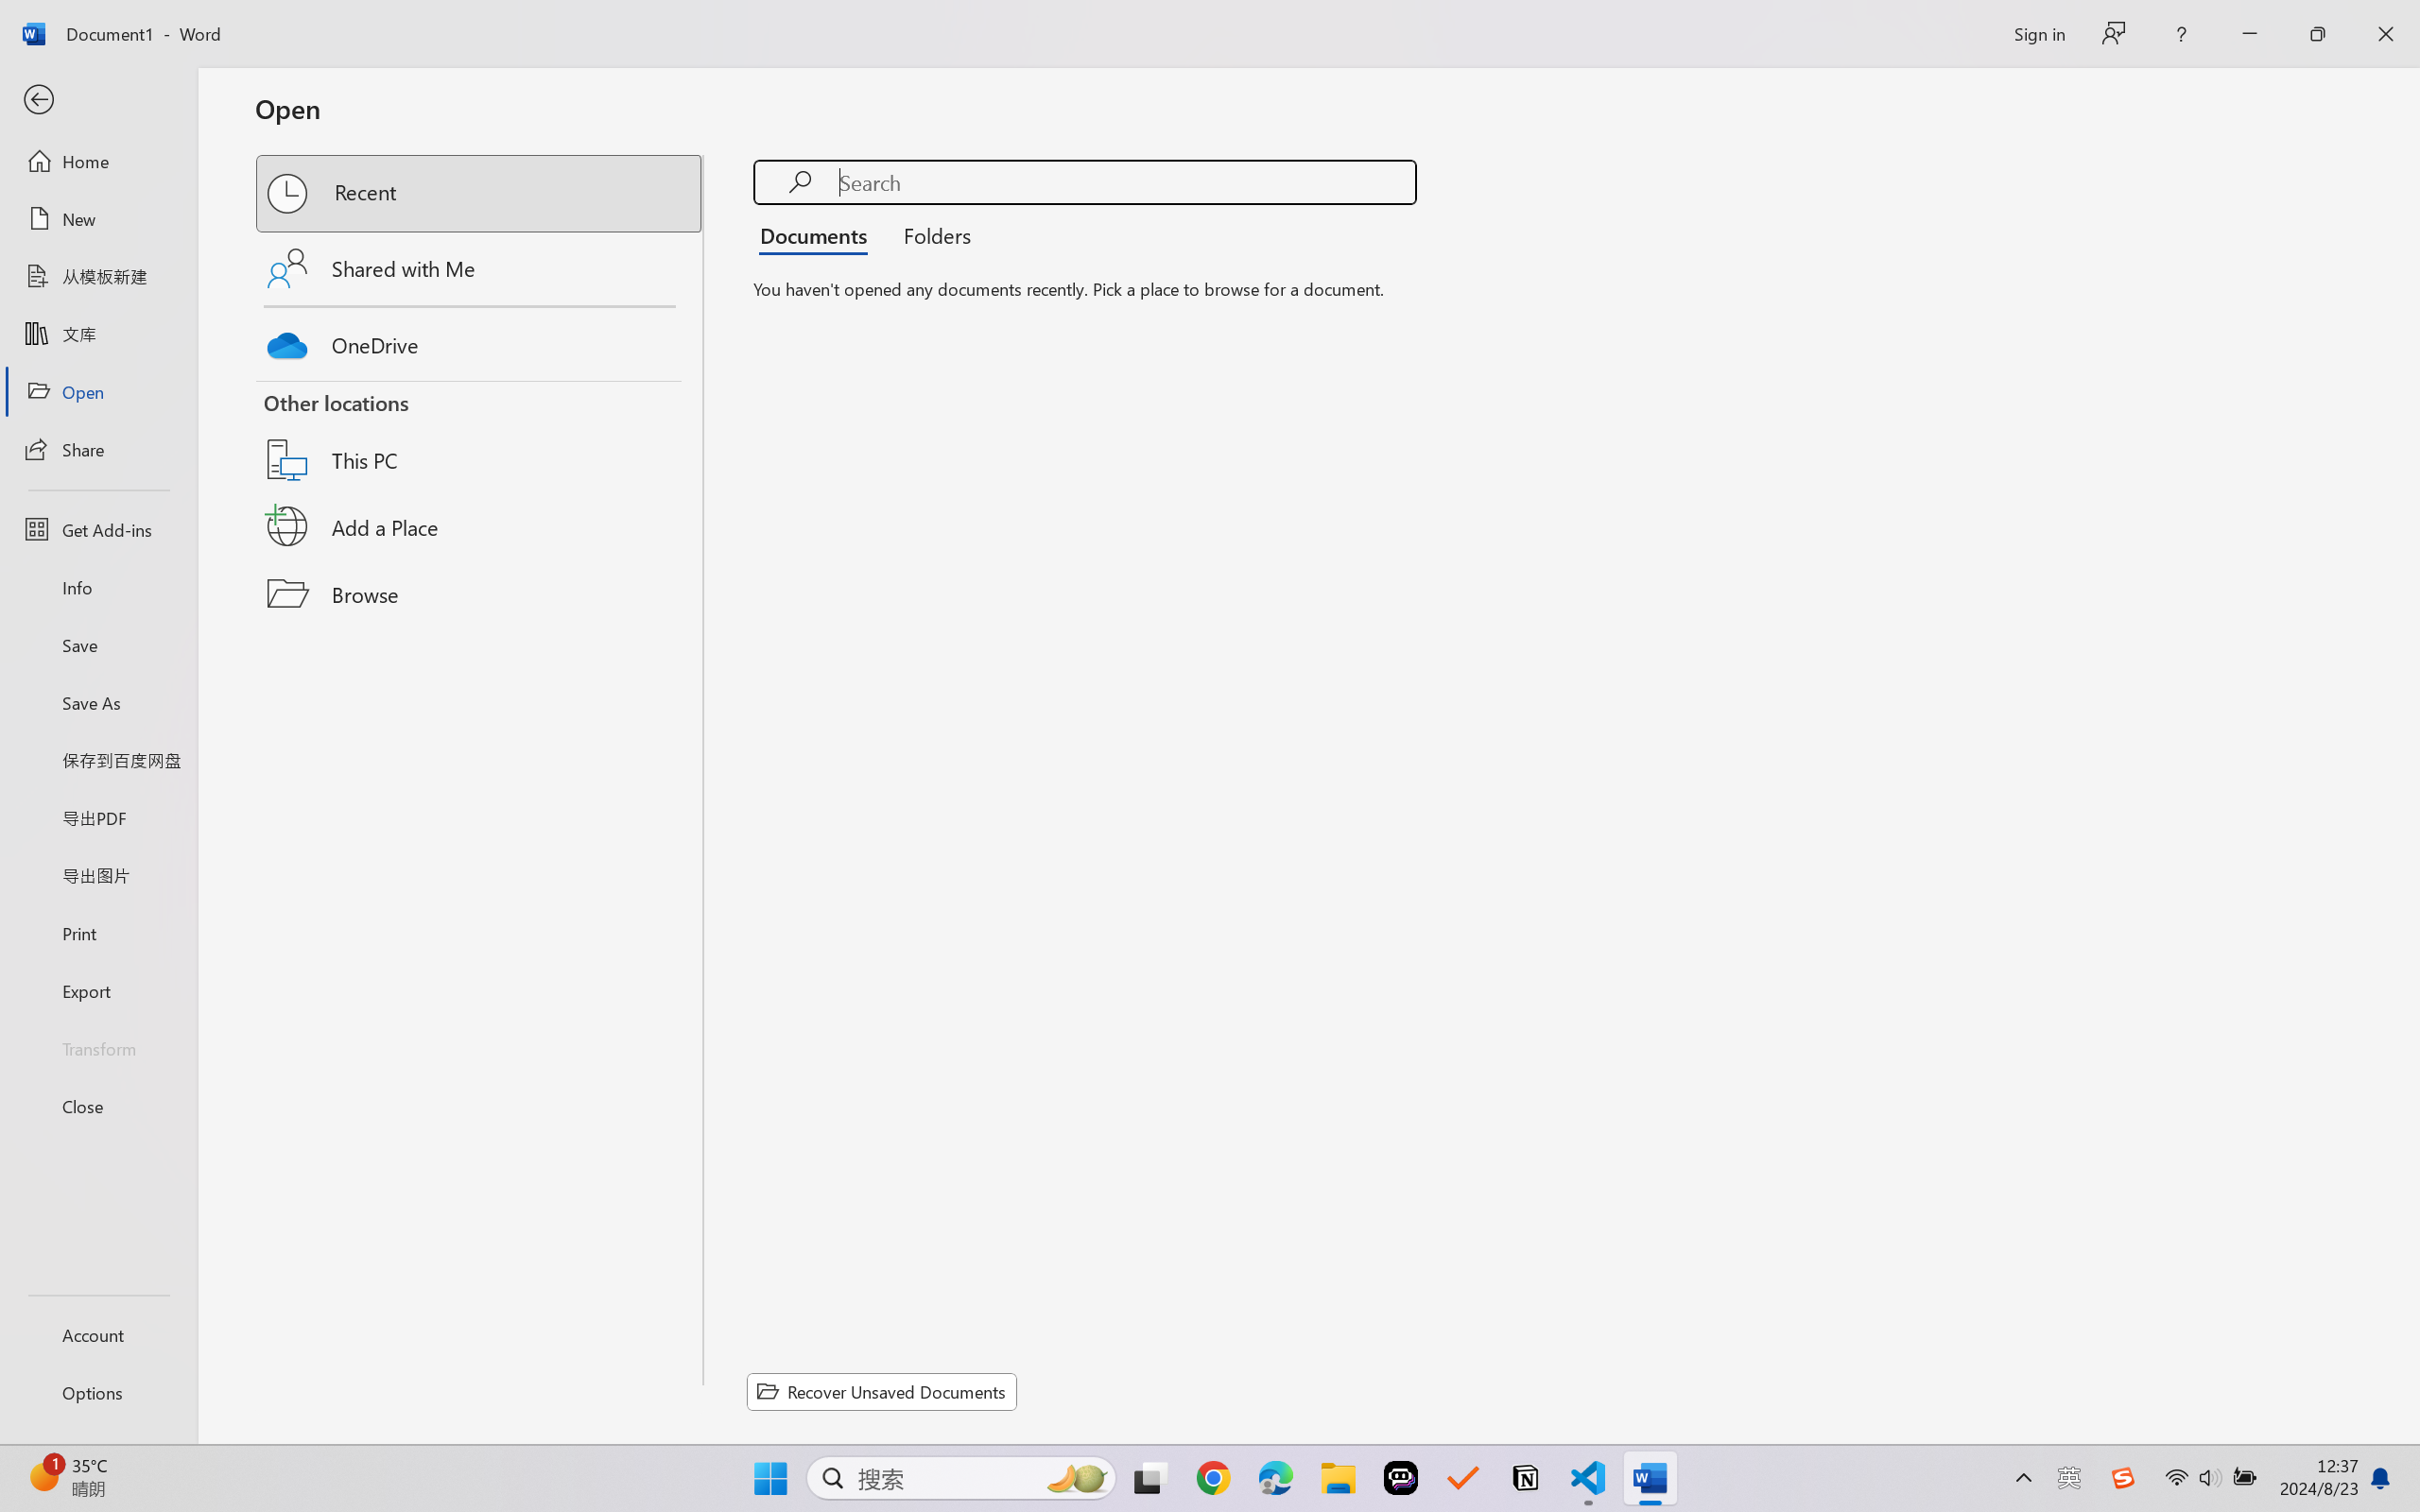 The height and width of the screenshot is (1512, 2420). I want to click on 'Options', so click(97, 1391).